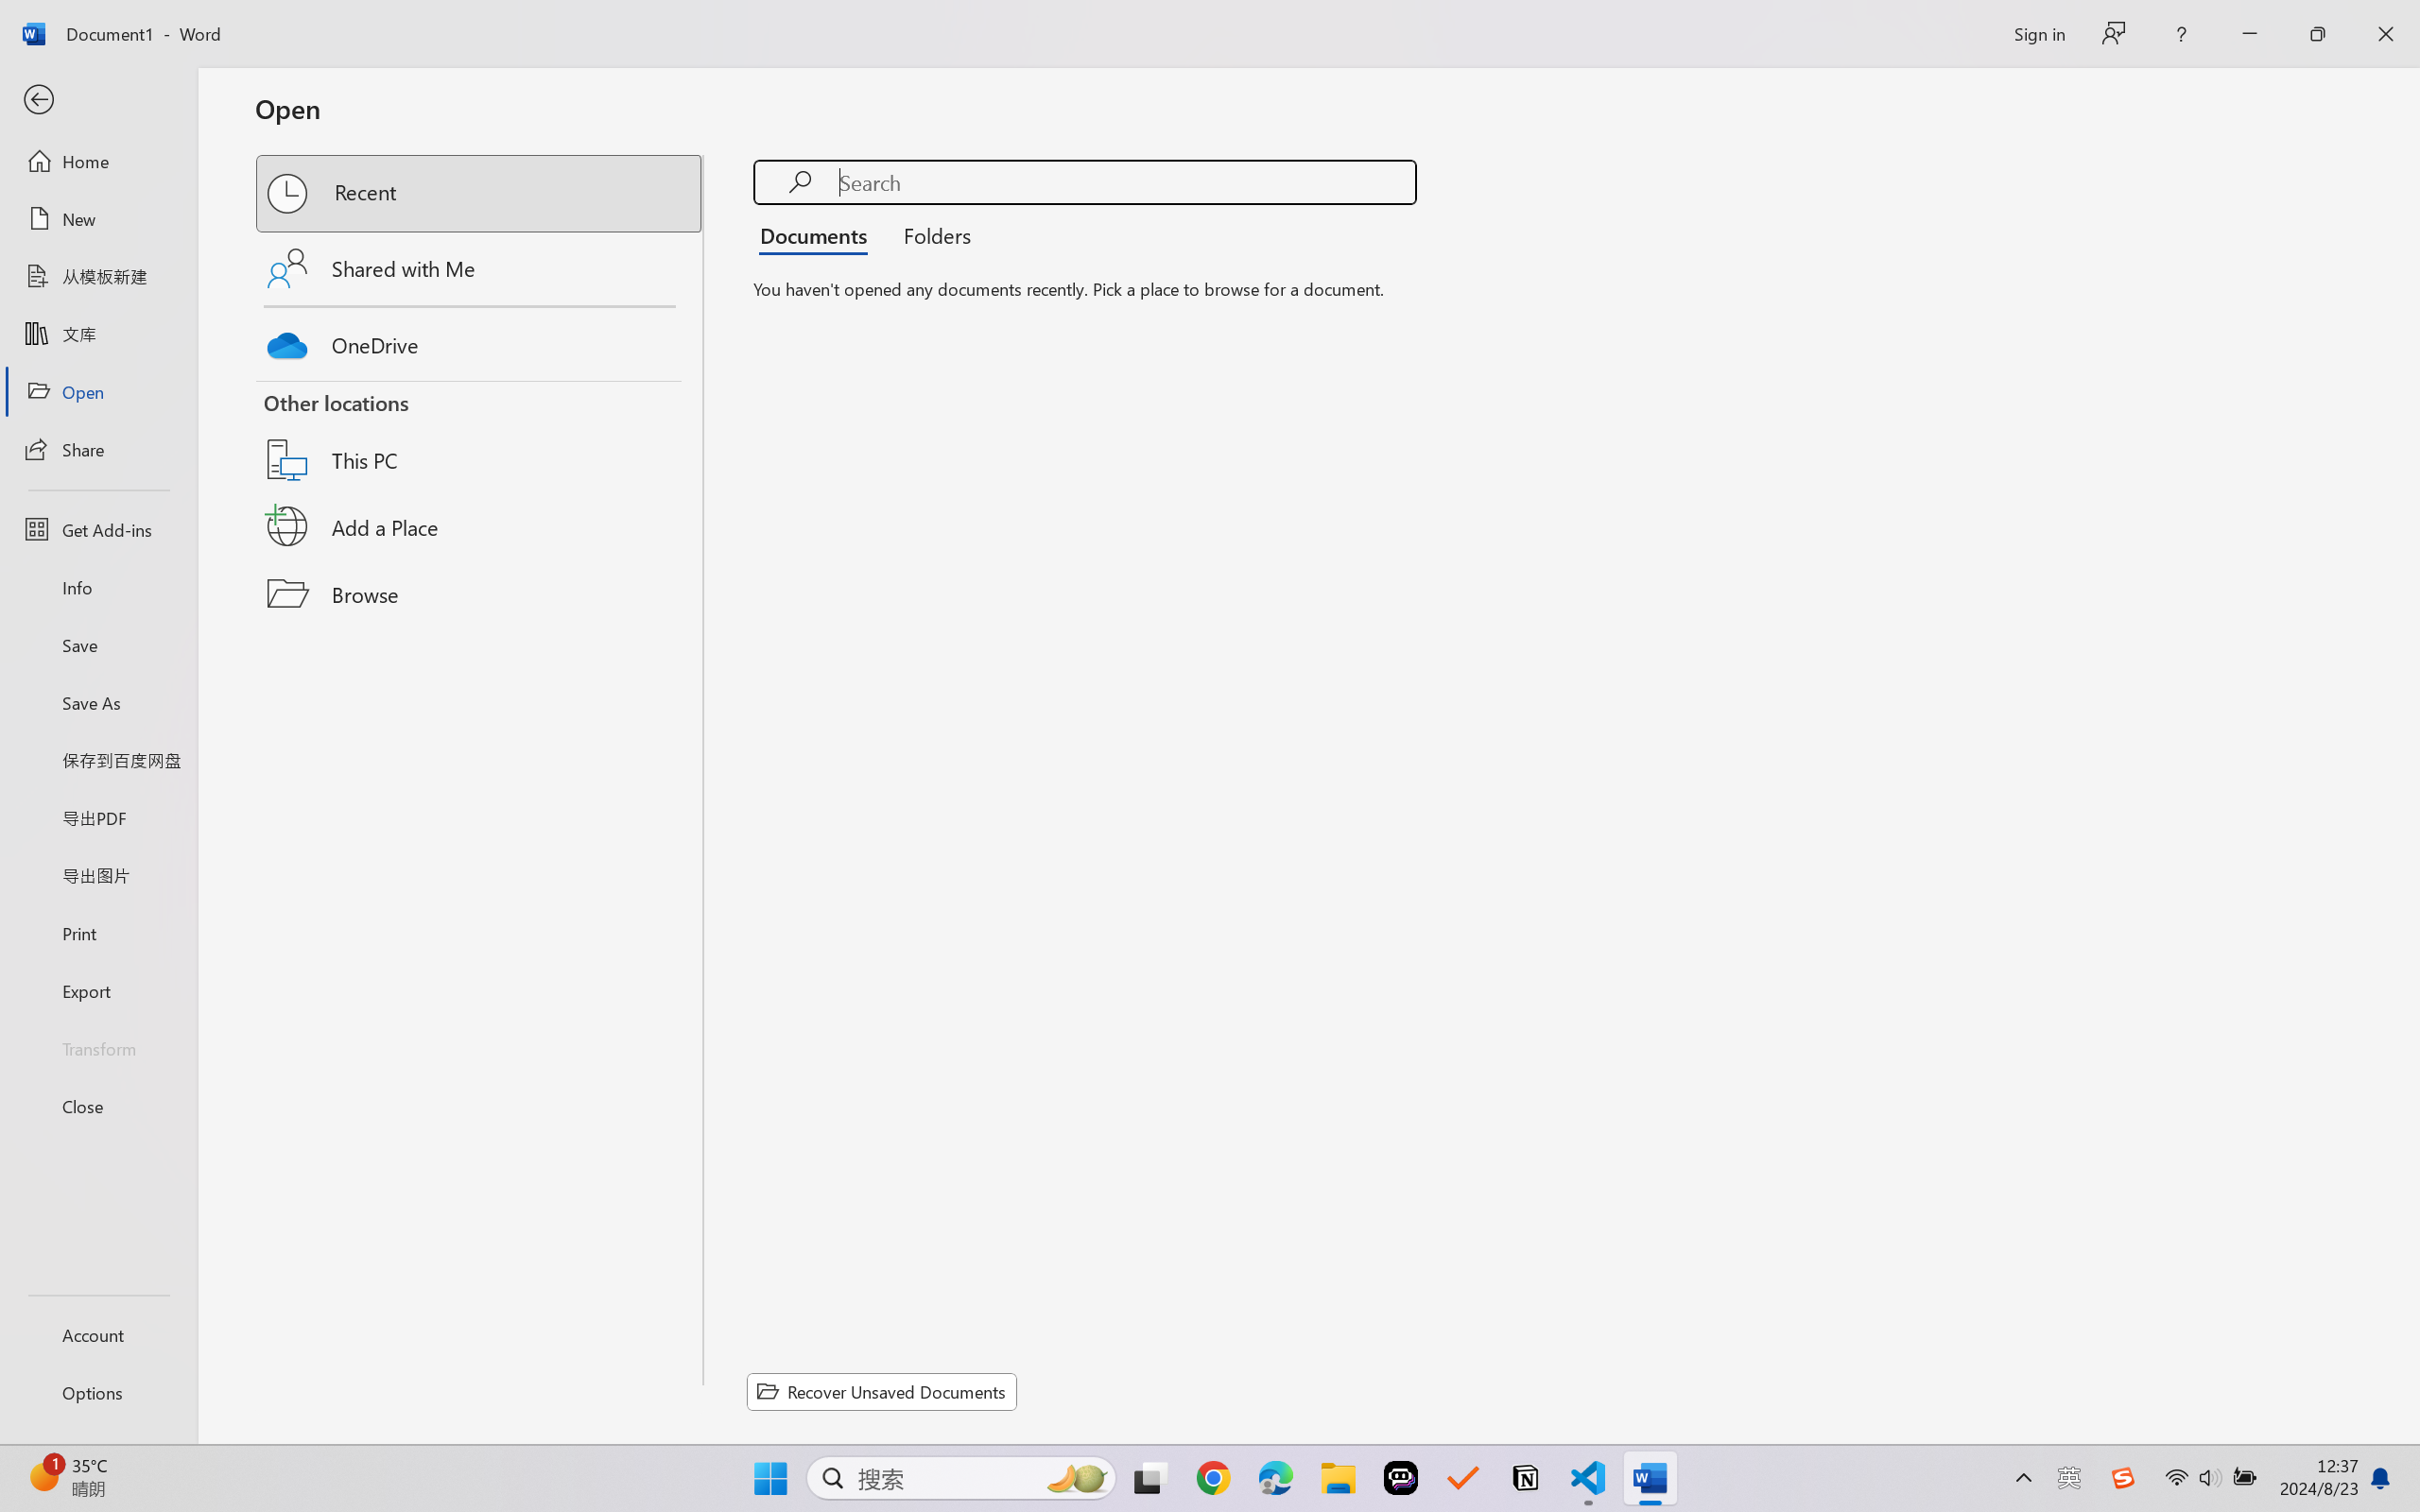 The height and width of the screenshot is (1512, 2420). I want to click on 'Options', so click(97, 1391).